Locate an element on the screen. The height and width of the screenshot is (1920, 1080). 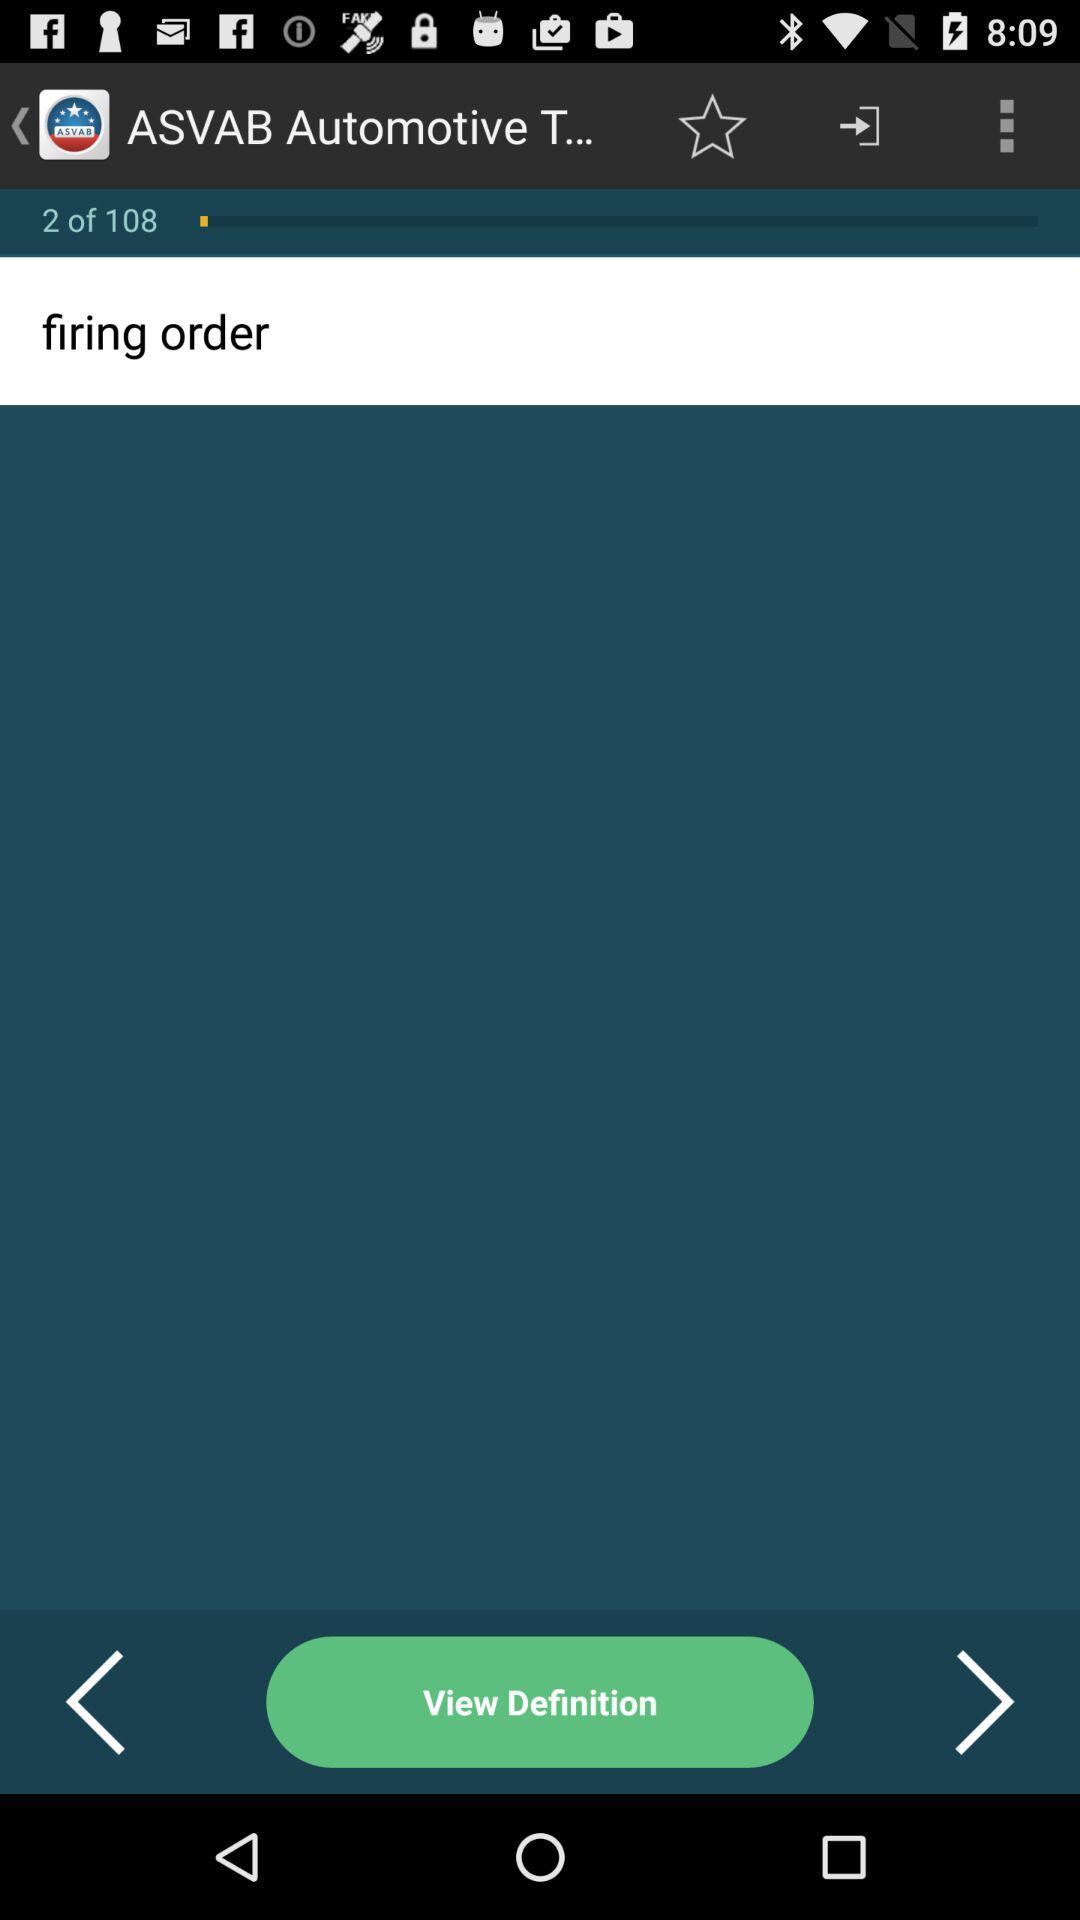
the button to the left of view definition item is located at coordinates (119, 1701).